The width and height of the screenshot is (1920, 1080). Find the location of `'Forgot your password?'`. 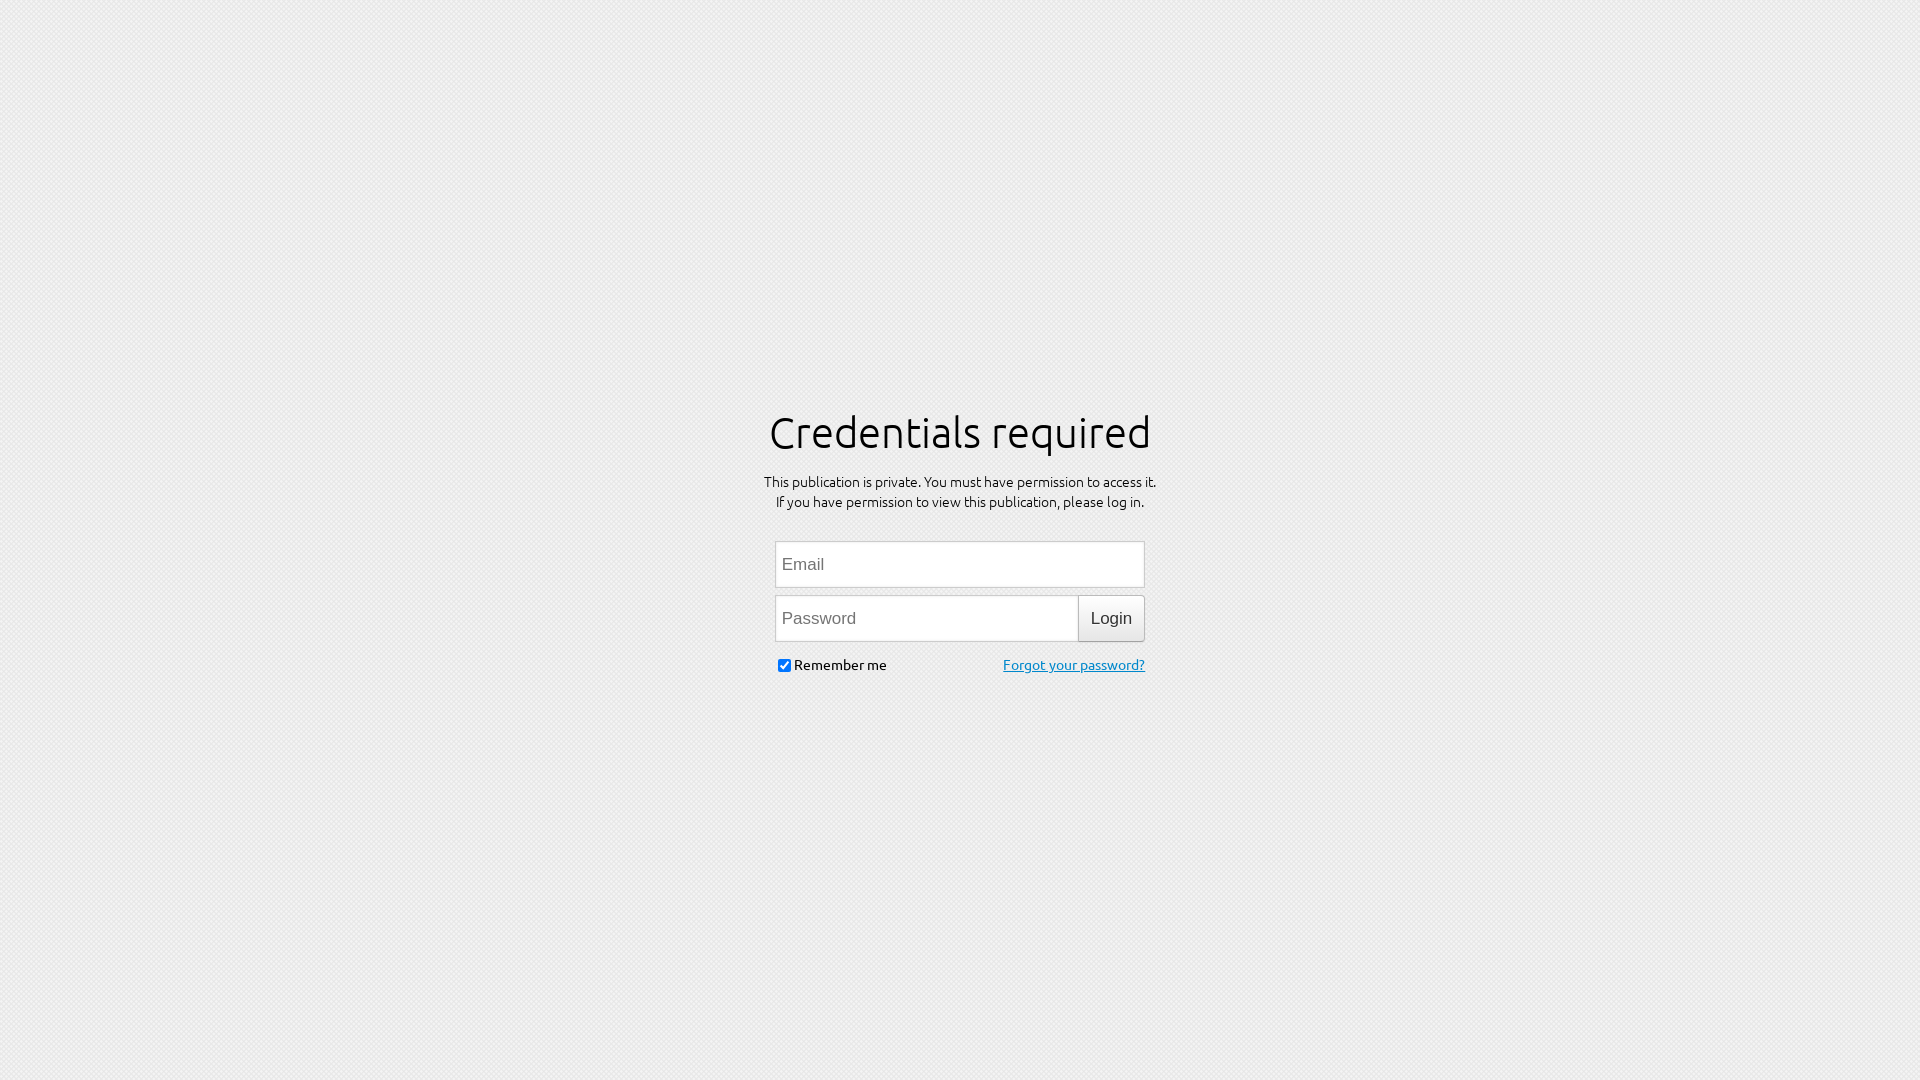

'Forgot your password?' is located at coordinates (1073, 660).